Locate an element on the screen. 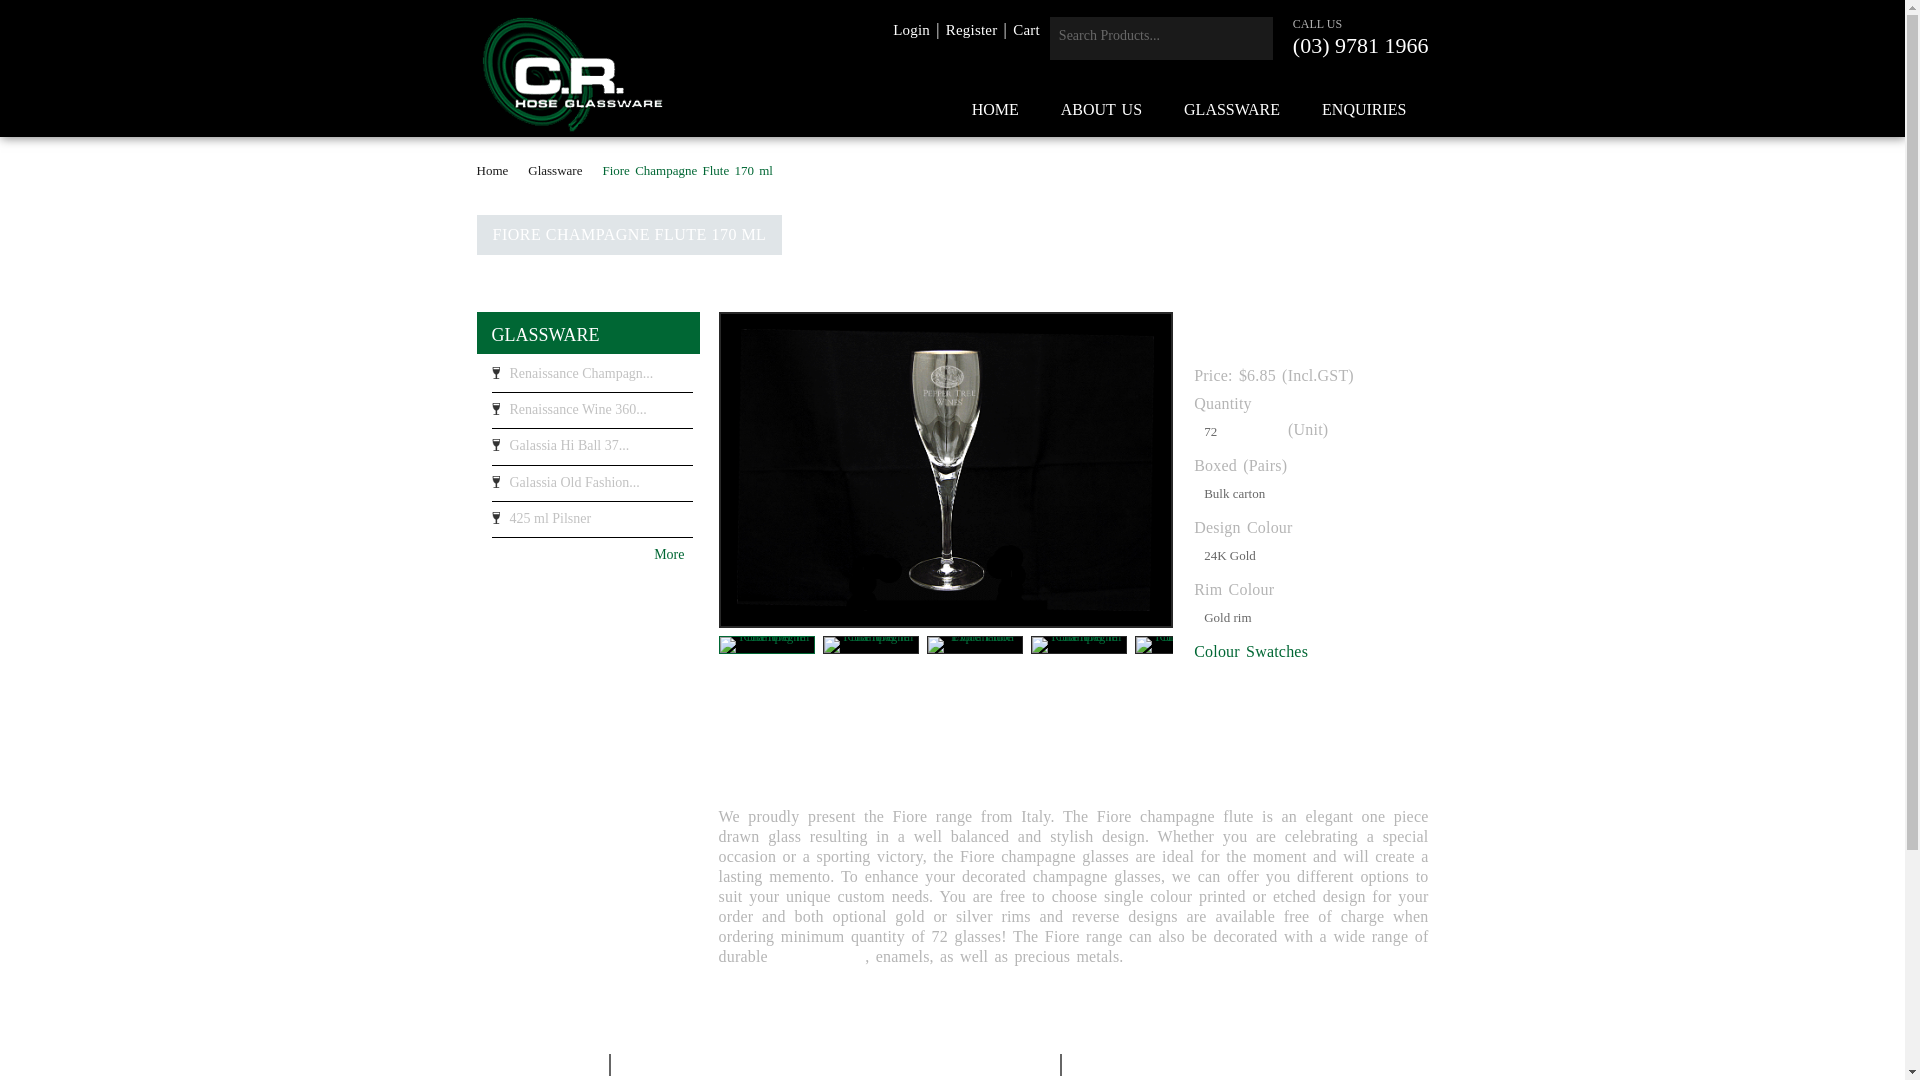  'Glassware' is located at coordinates (528, 169).